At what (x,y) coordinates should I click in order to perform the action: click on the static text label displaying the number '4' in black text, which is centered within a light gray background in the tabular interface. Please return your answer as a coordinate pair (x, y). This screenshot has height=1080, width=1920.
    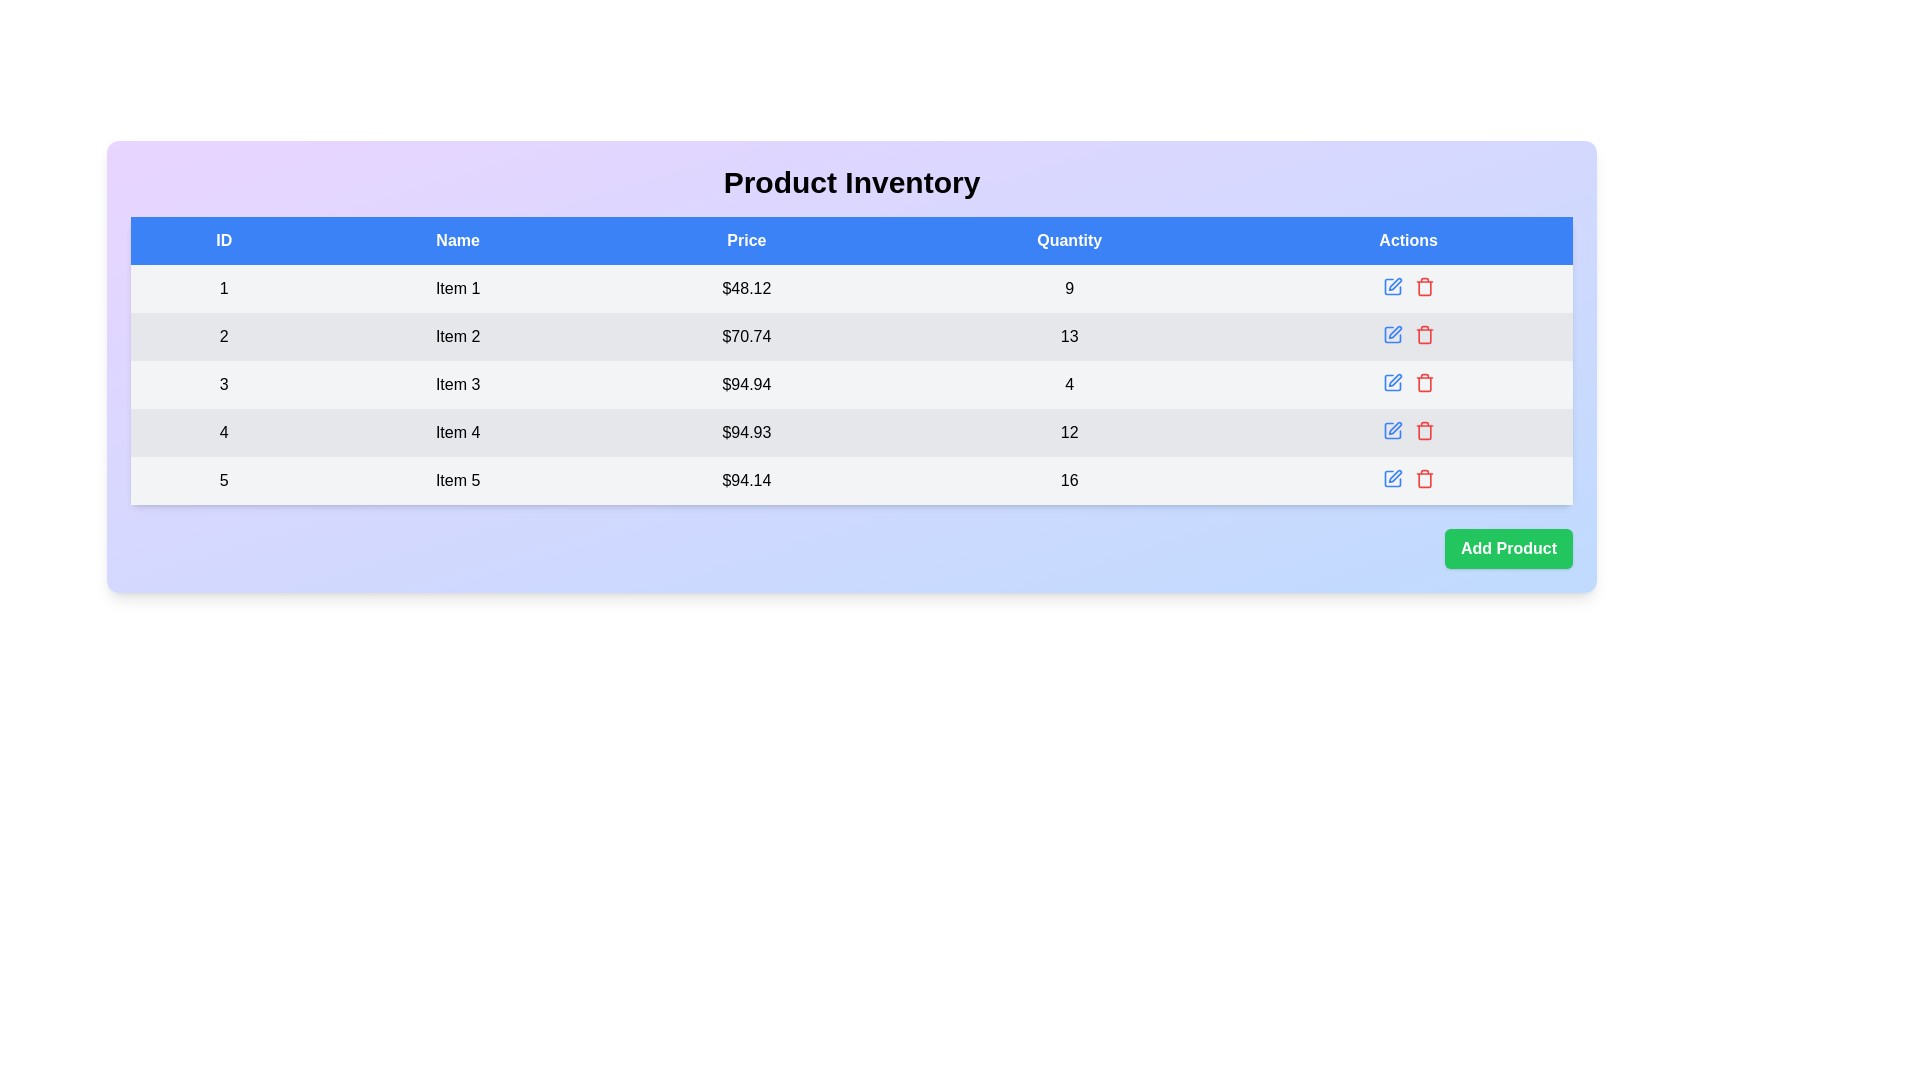
    Looking at the image, I should click on (224, 431).